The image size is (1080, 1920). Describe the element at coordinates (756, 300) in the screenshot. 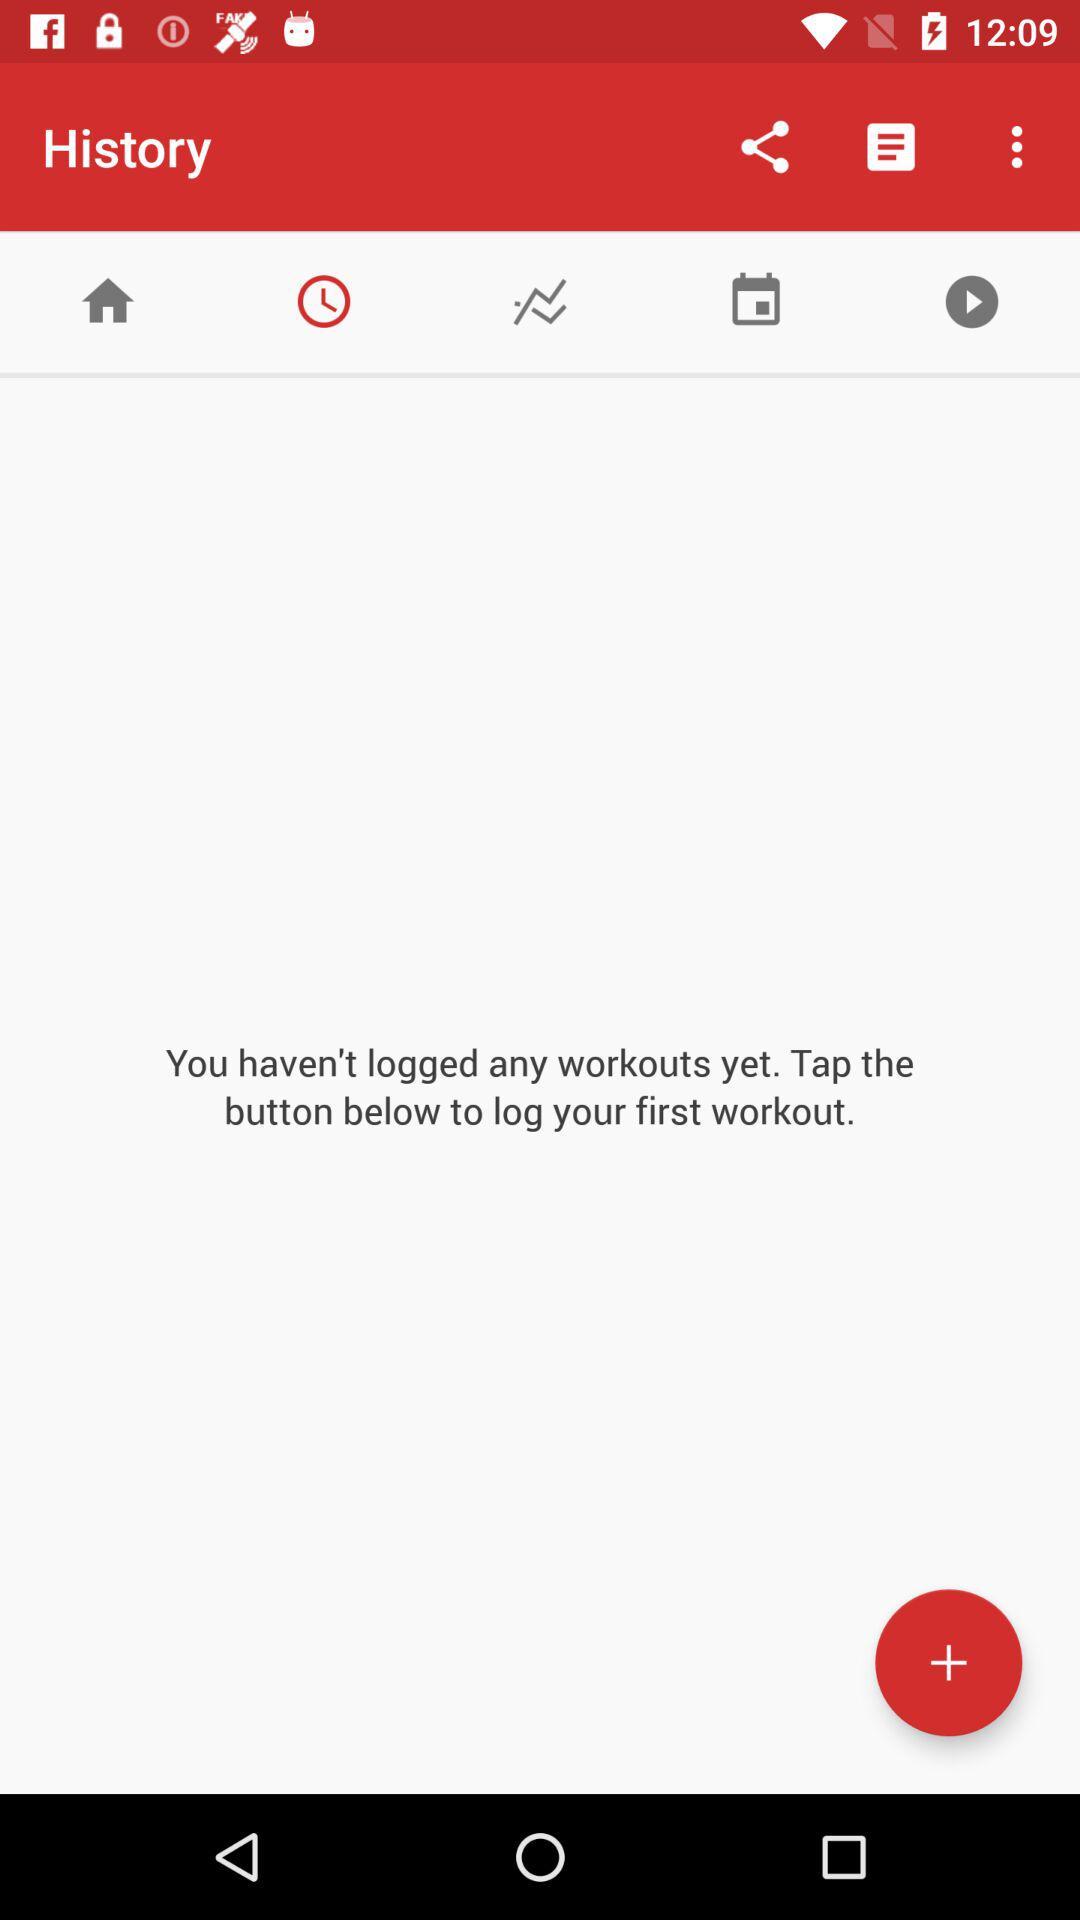

I see `this label was calender` at that location.